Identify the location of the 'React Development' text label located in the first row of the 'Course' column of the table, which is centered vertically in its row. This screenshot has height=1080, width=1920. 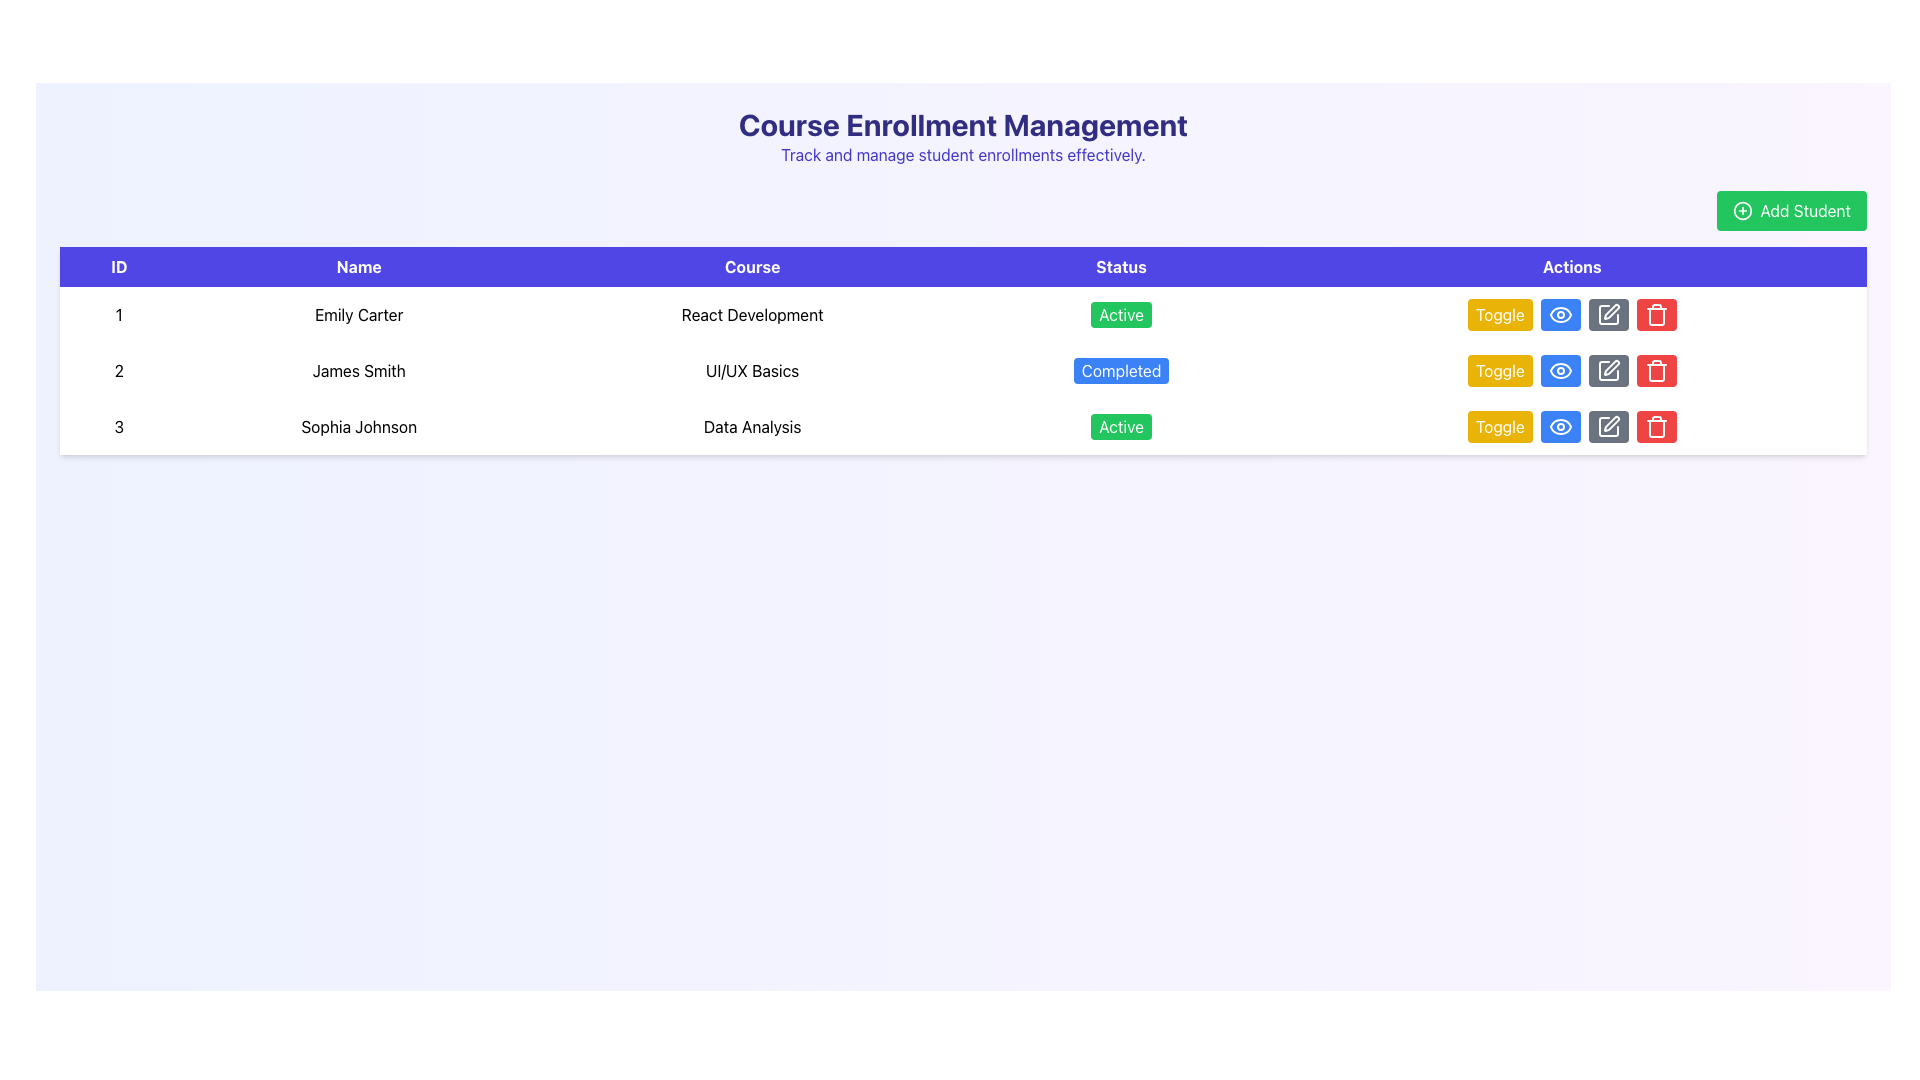
(751, 315).